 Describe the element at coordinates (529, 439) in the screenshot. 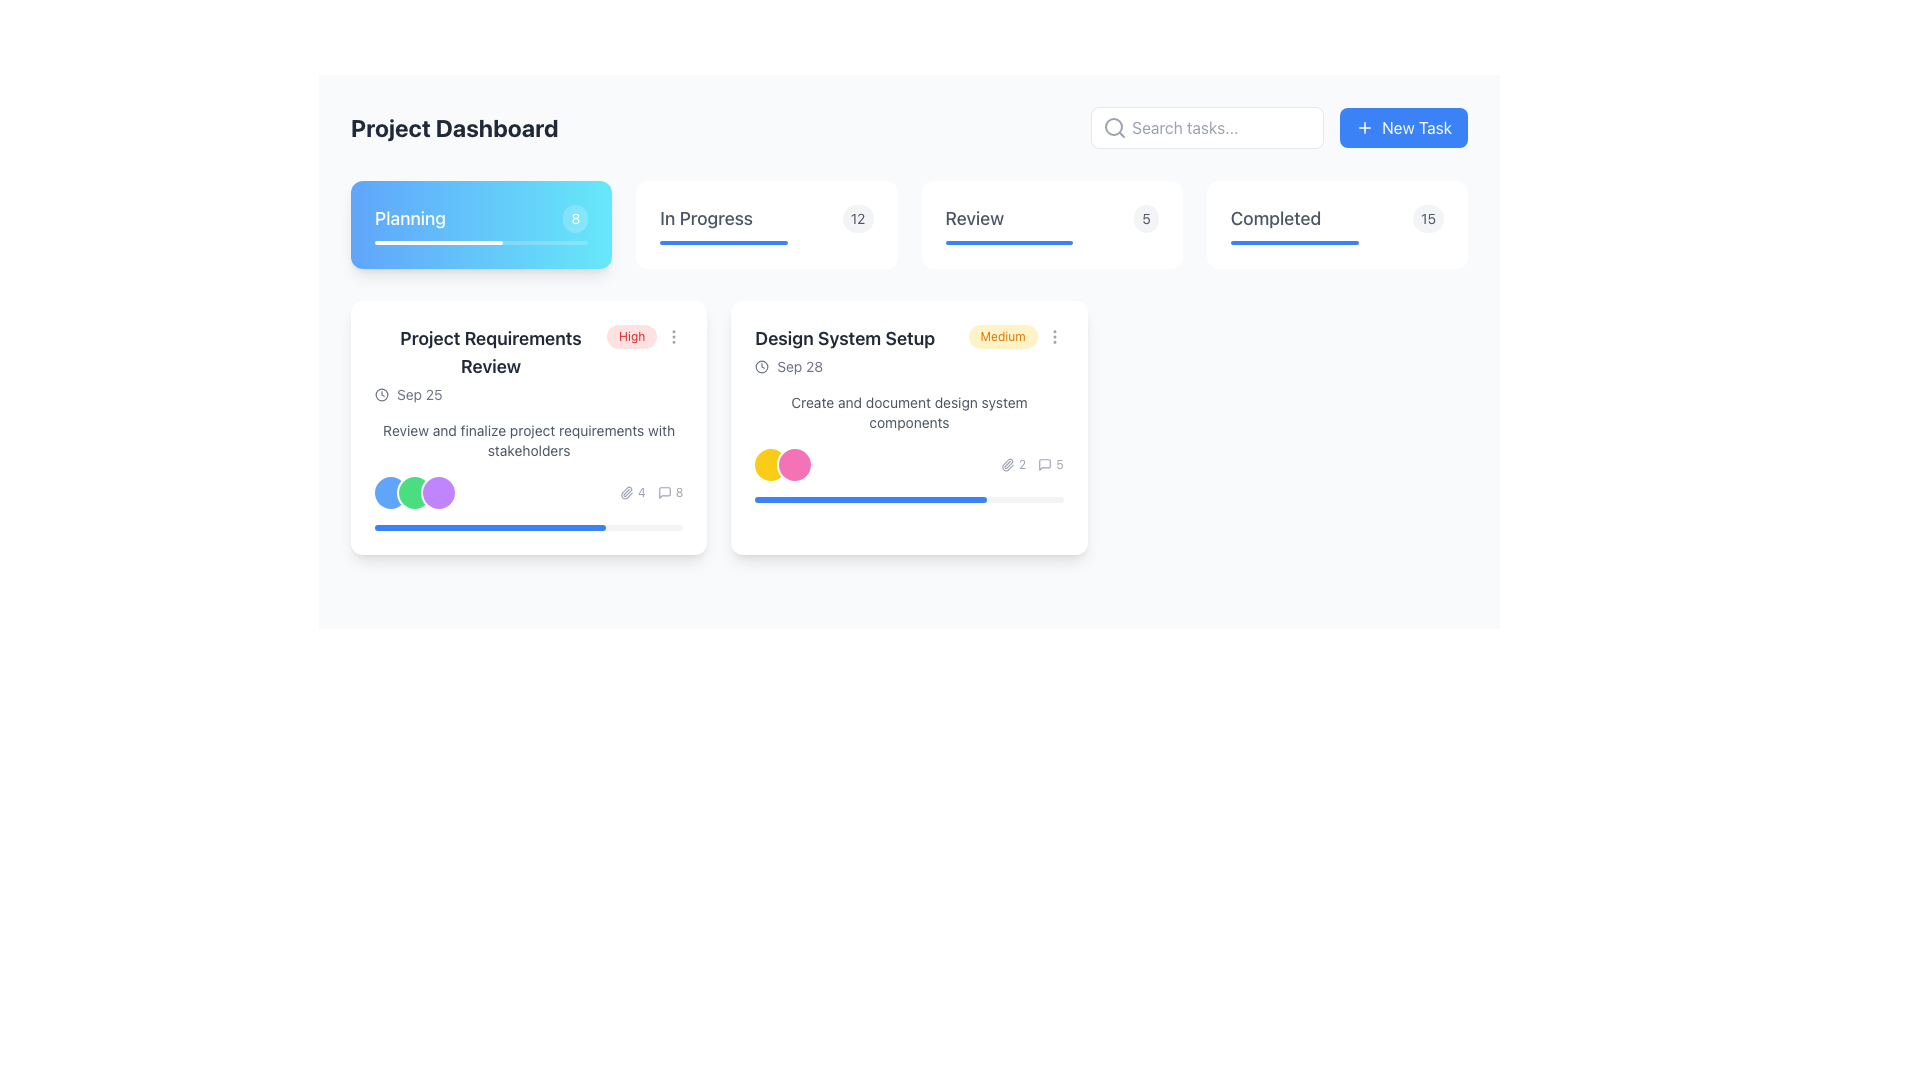

I see `the static text description element providing information about 'Project Requirements Review', which is located beneath the title and above the avatars and progress indicators section` at that location.